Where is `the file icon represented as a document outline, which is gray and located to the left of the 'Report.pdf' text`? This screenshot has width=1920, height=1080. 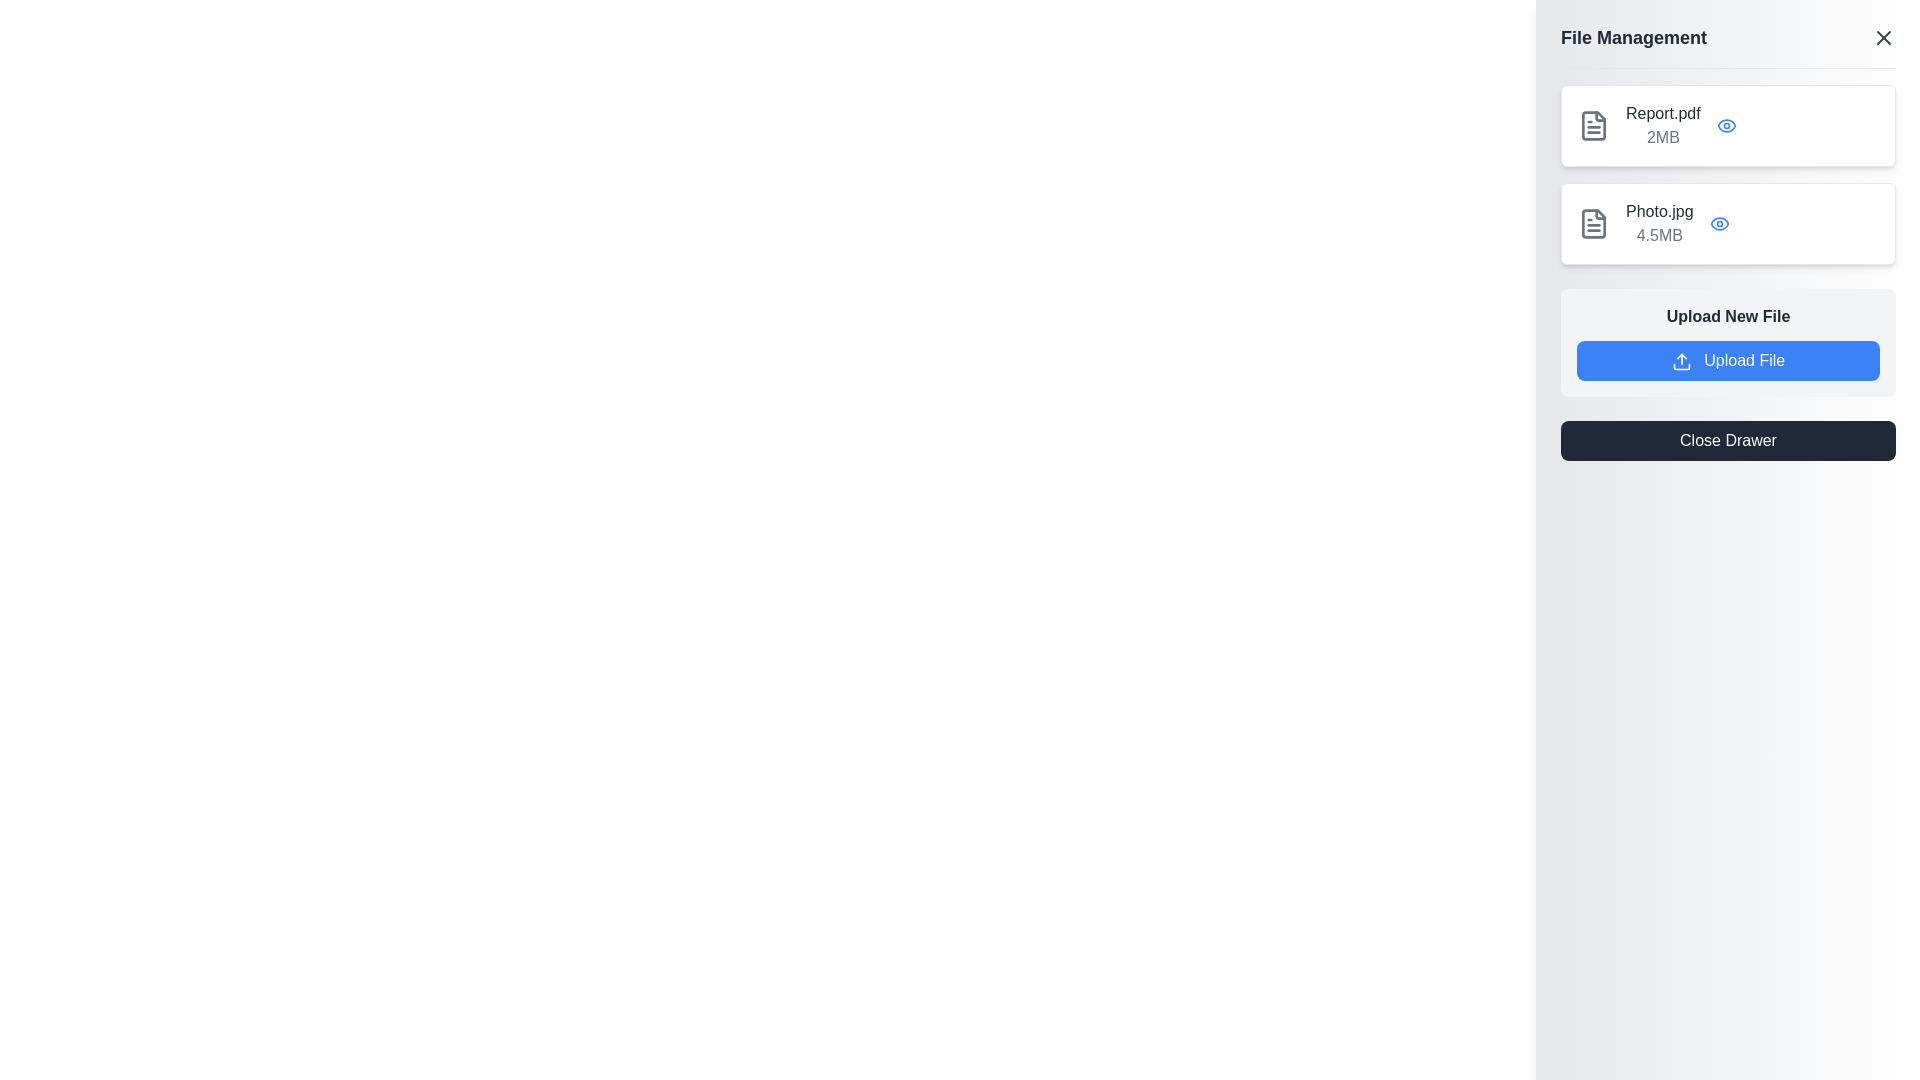
the file icon represented as a document outline, which is gray and located to the left of the 'Report.pdf' text is located at coordinates (1592, 126).